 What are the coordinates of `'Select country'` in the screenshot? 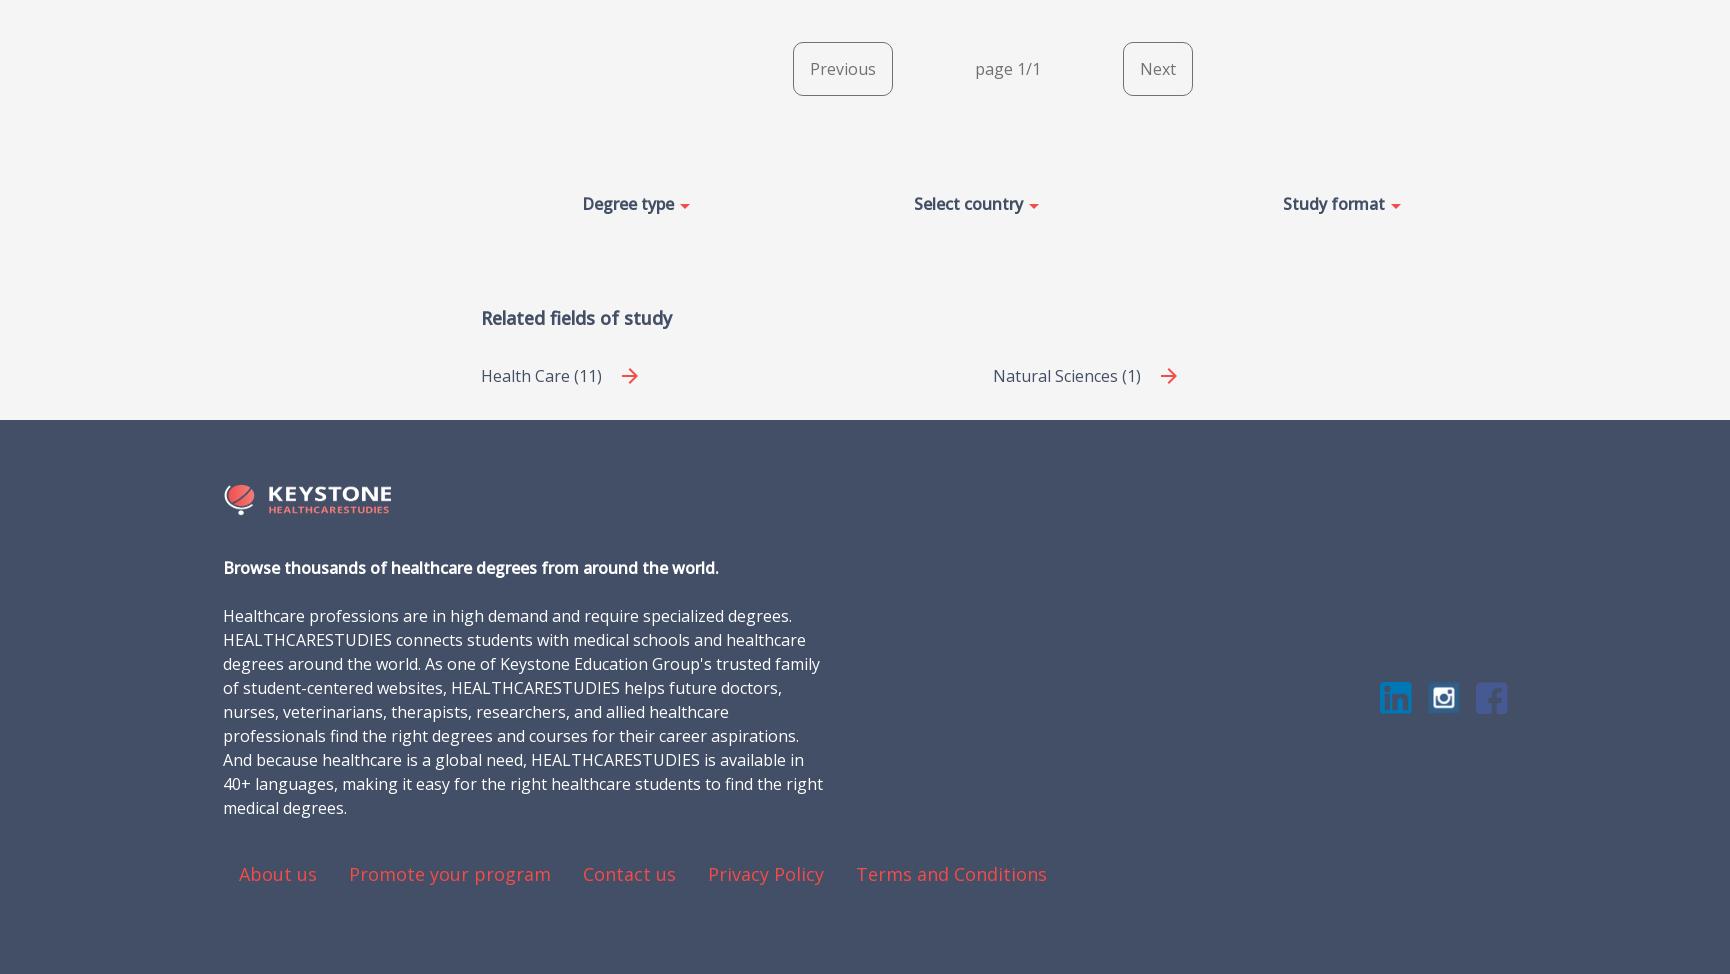 It's located at (968, 202).